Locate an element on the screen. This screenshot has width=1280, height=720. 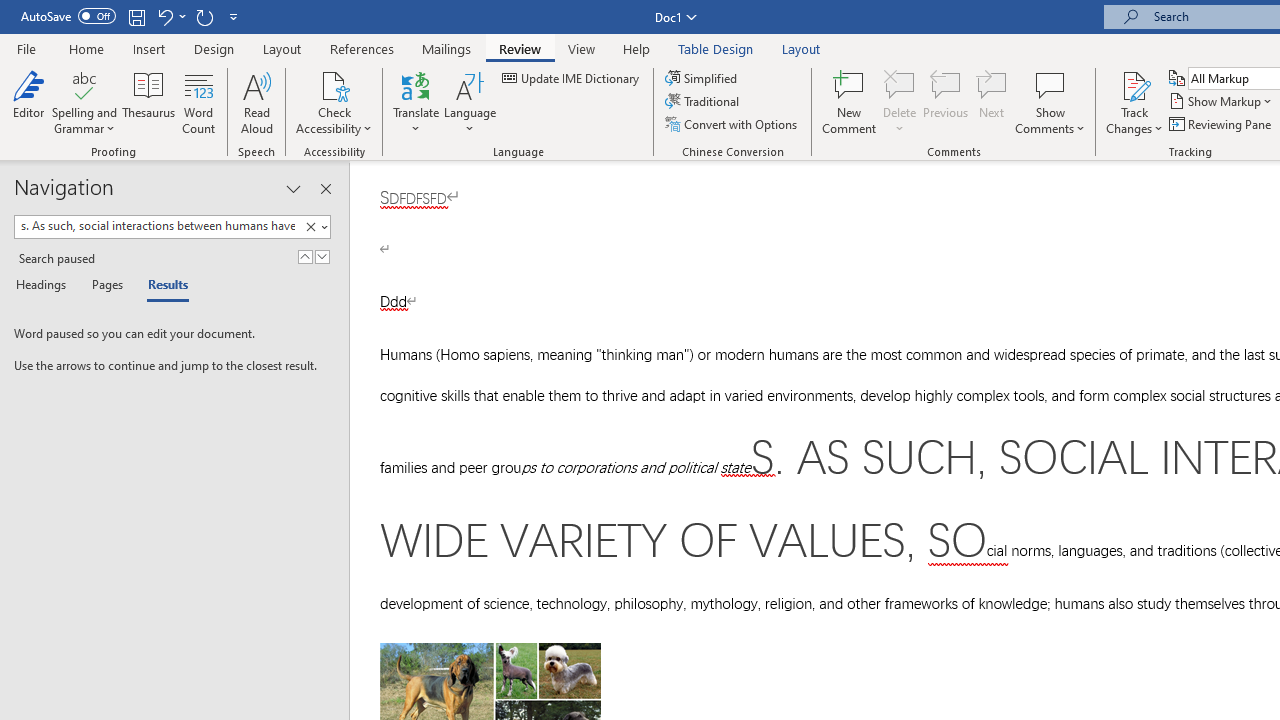
'Show Markup' is located at coordinates (1221, 101).